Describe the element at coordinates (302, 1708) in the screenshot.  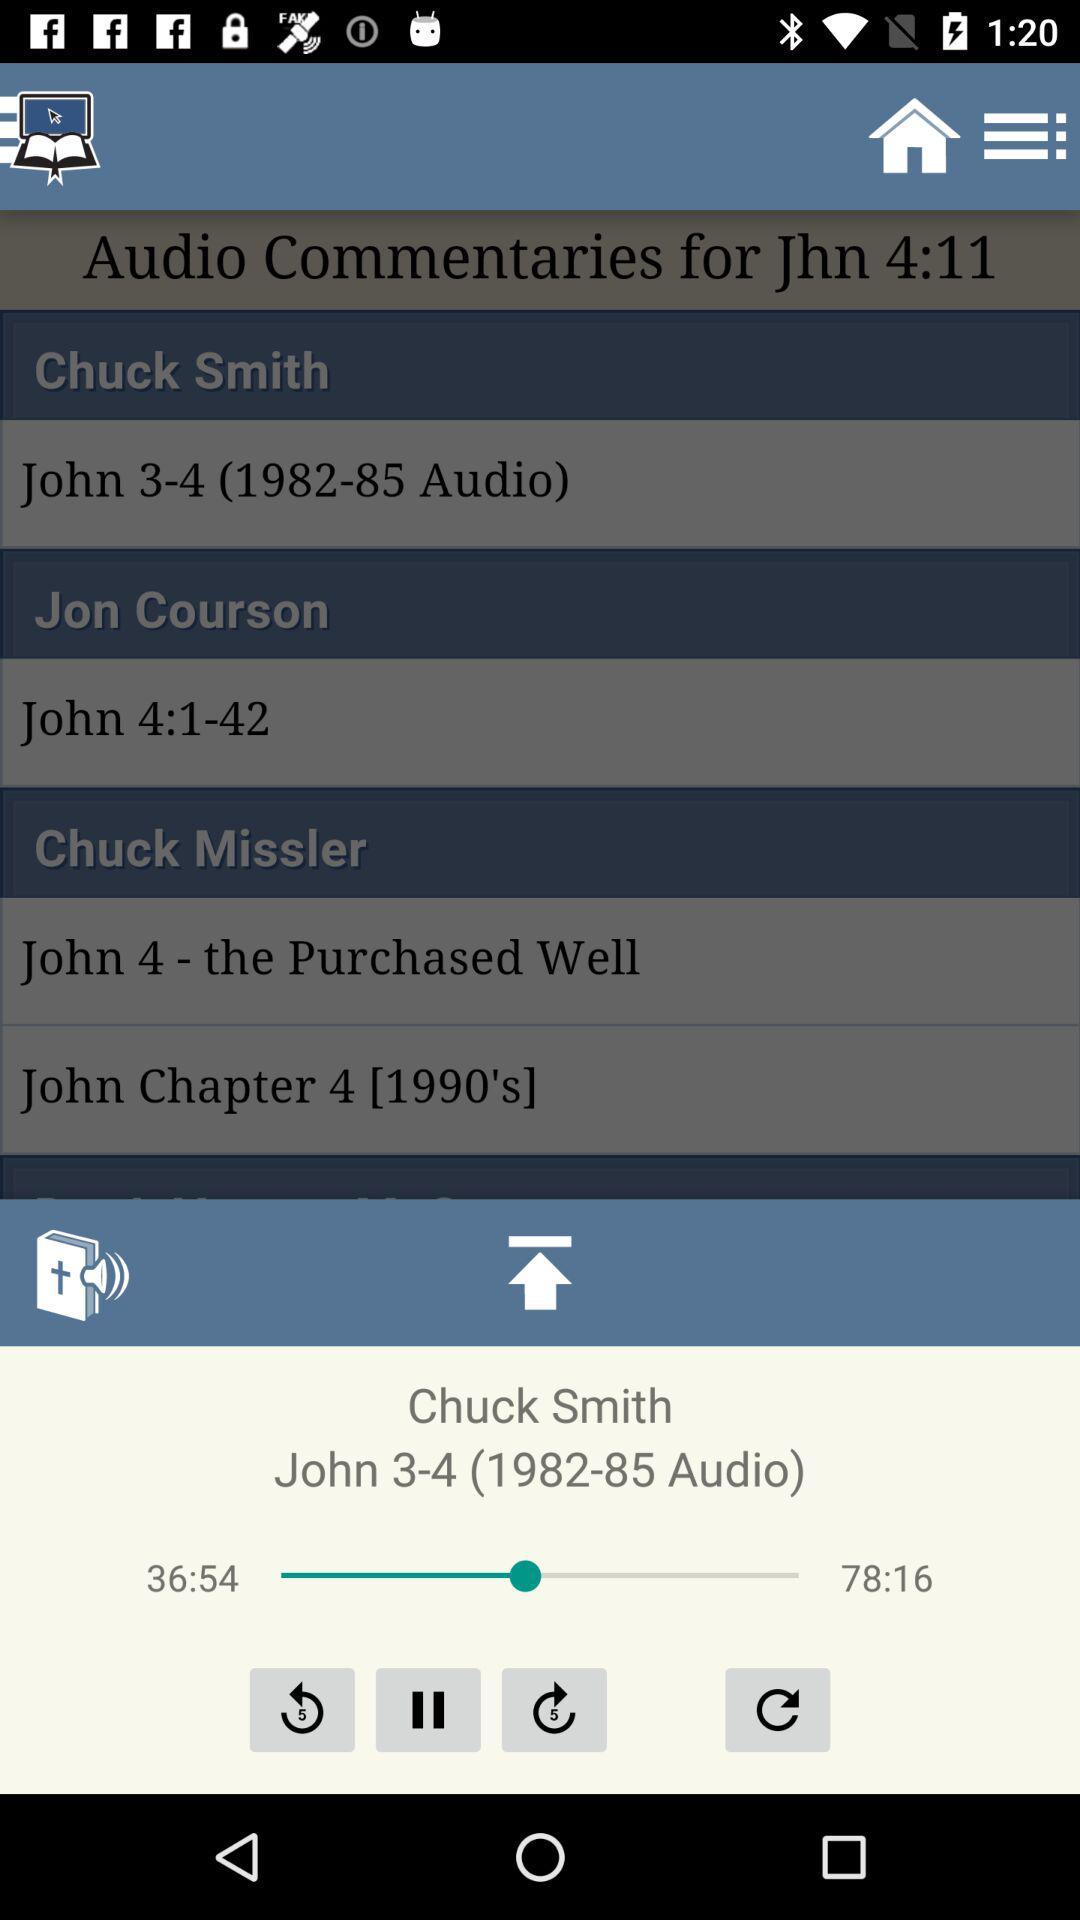
I see `the av_rewind icon` at that location.